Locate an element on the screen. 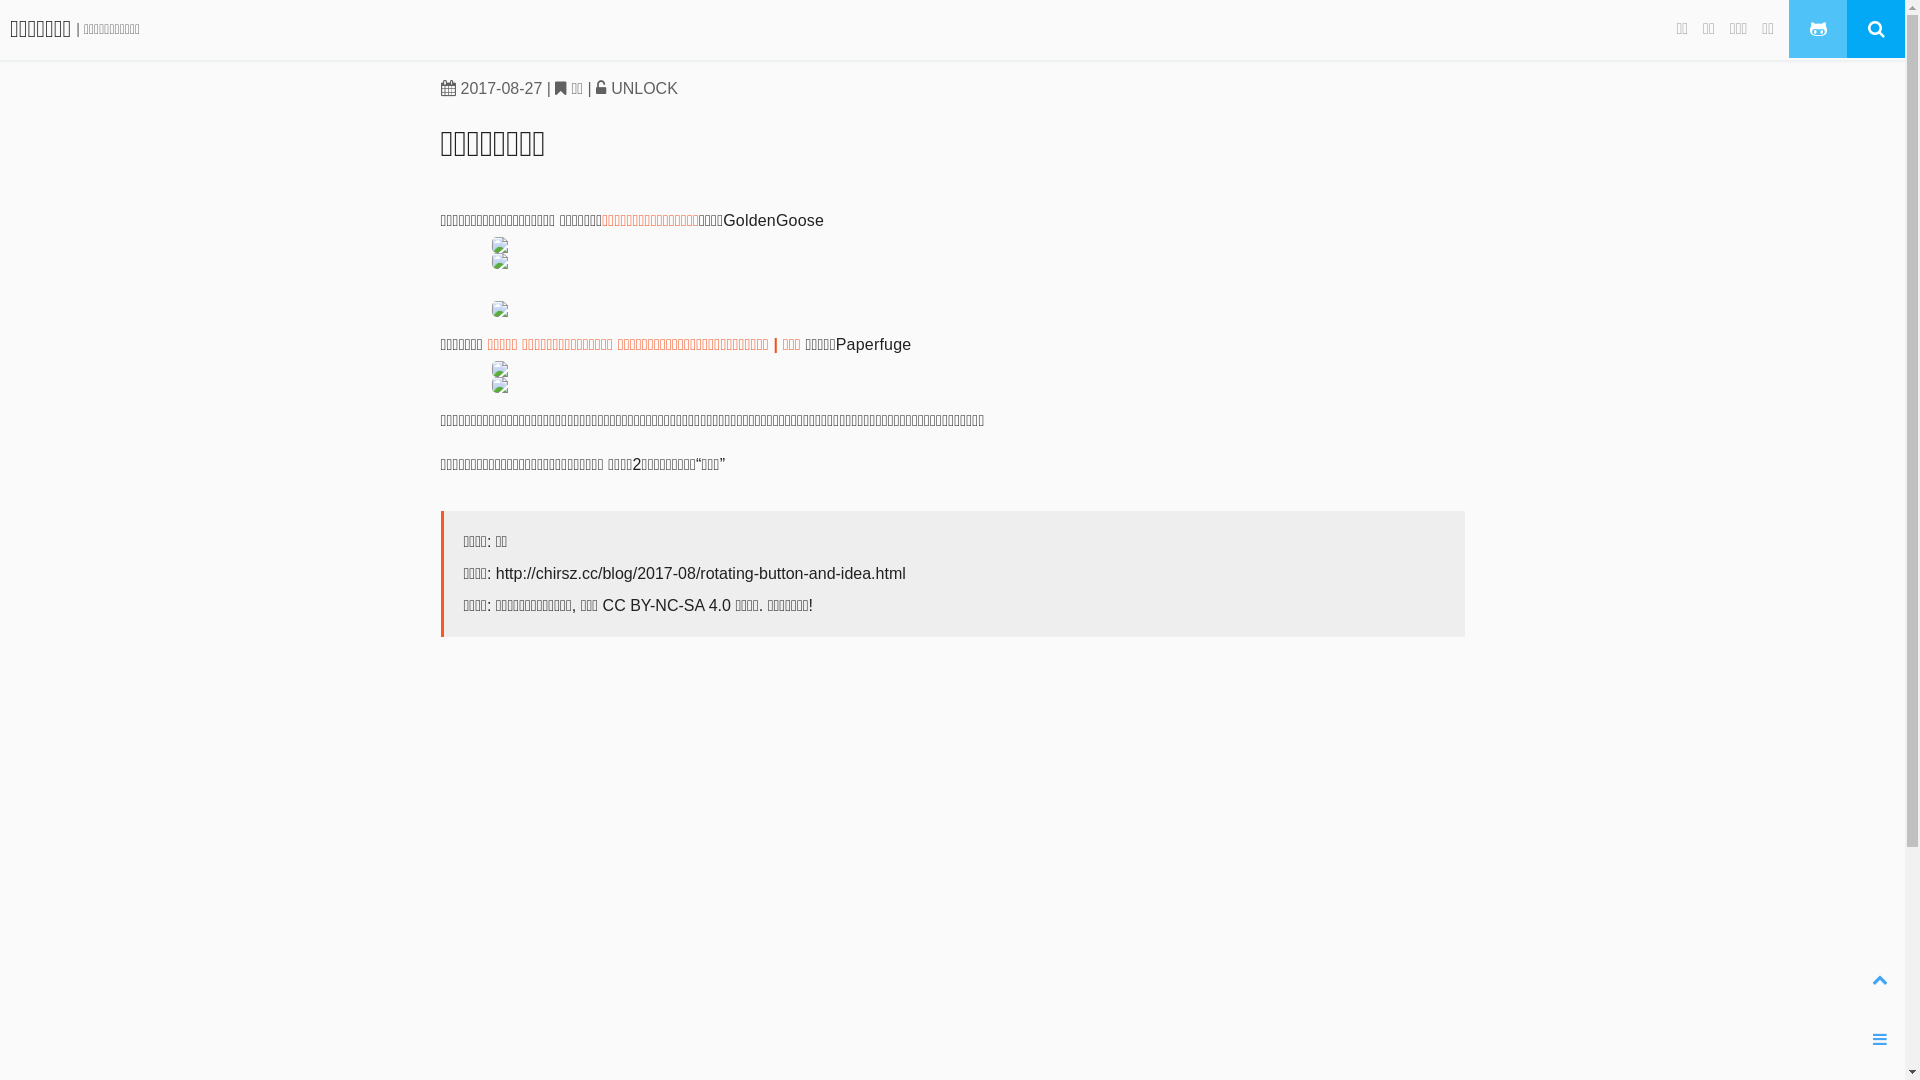 This screenshot has width=1920, height=1080. 'http://chirsz.cc/blog/2017-08/rotating-button-and-idea.html' is located at coordinates (700, 573).